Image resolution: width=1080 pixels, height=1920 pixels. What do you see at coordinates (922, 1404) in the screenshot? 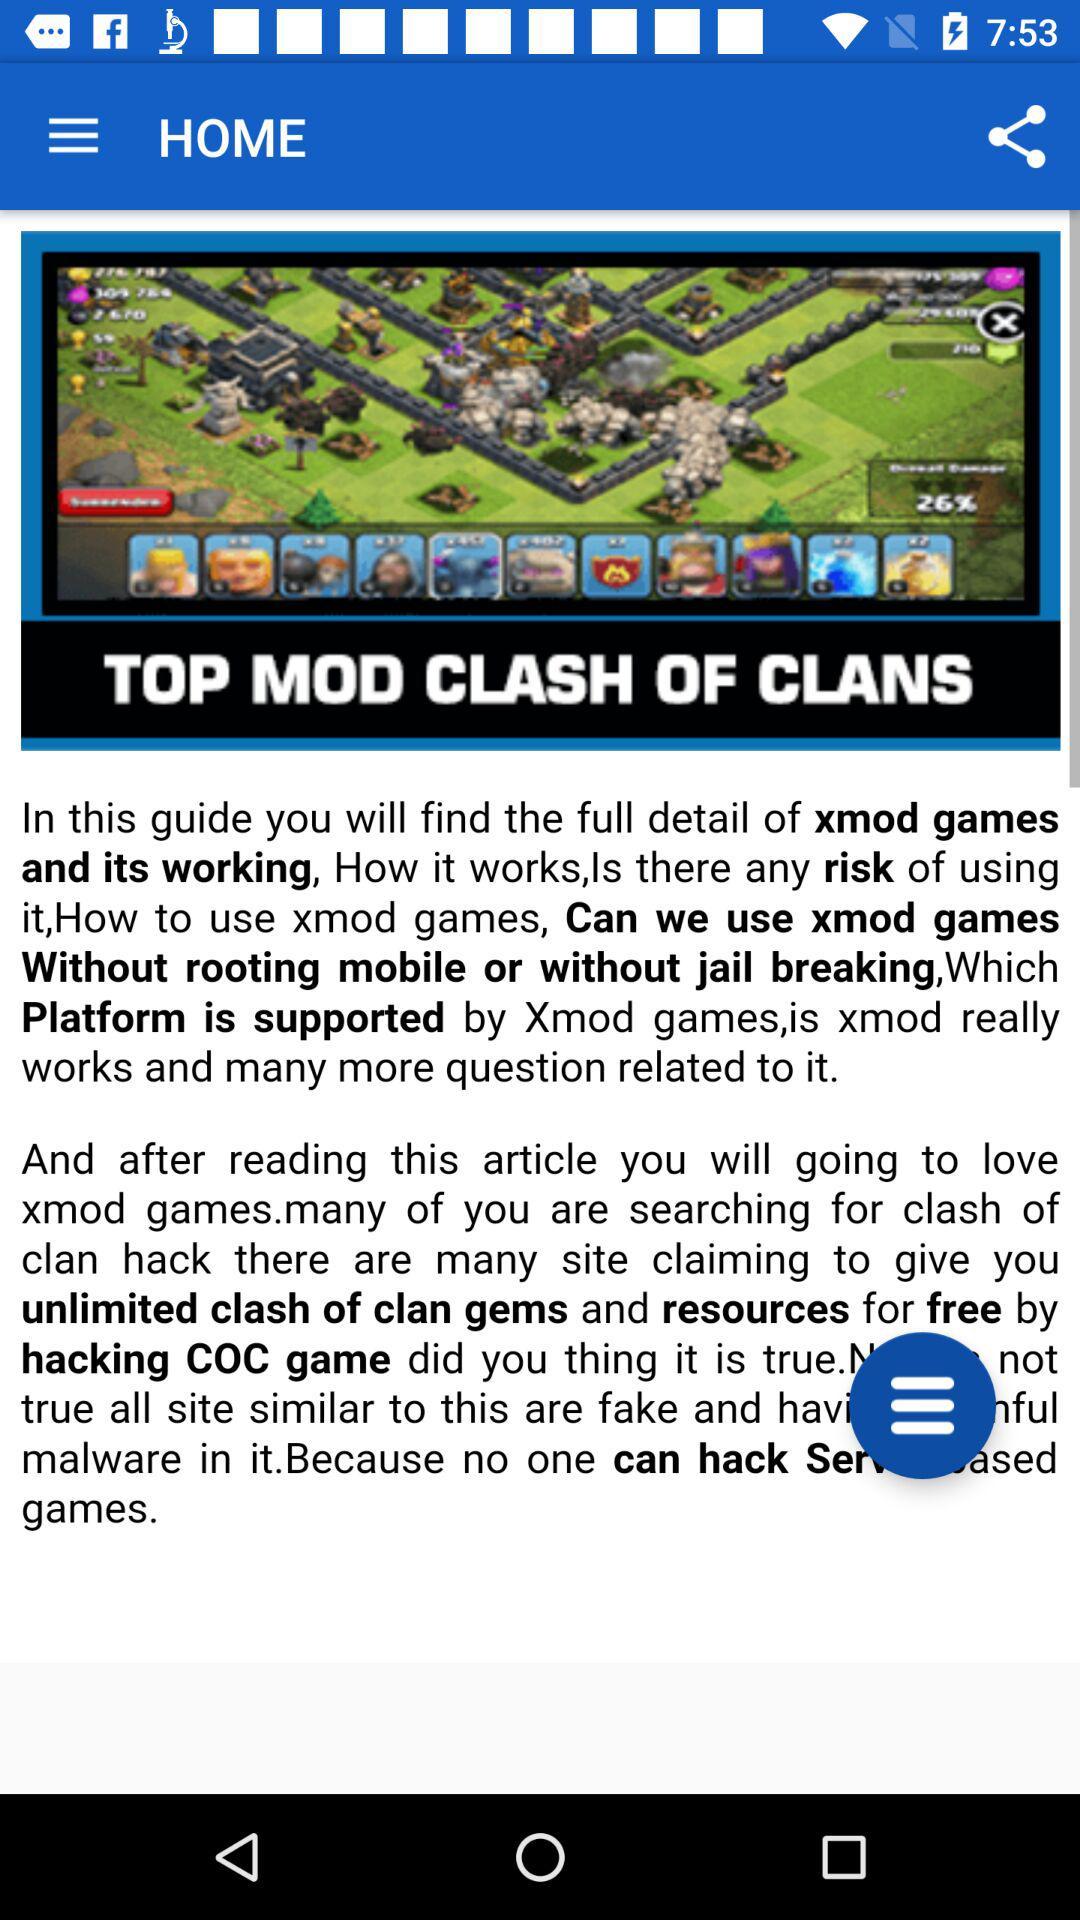
I see `the menu icon` at bounding box center [922, 1404].